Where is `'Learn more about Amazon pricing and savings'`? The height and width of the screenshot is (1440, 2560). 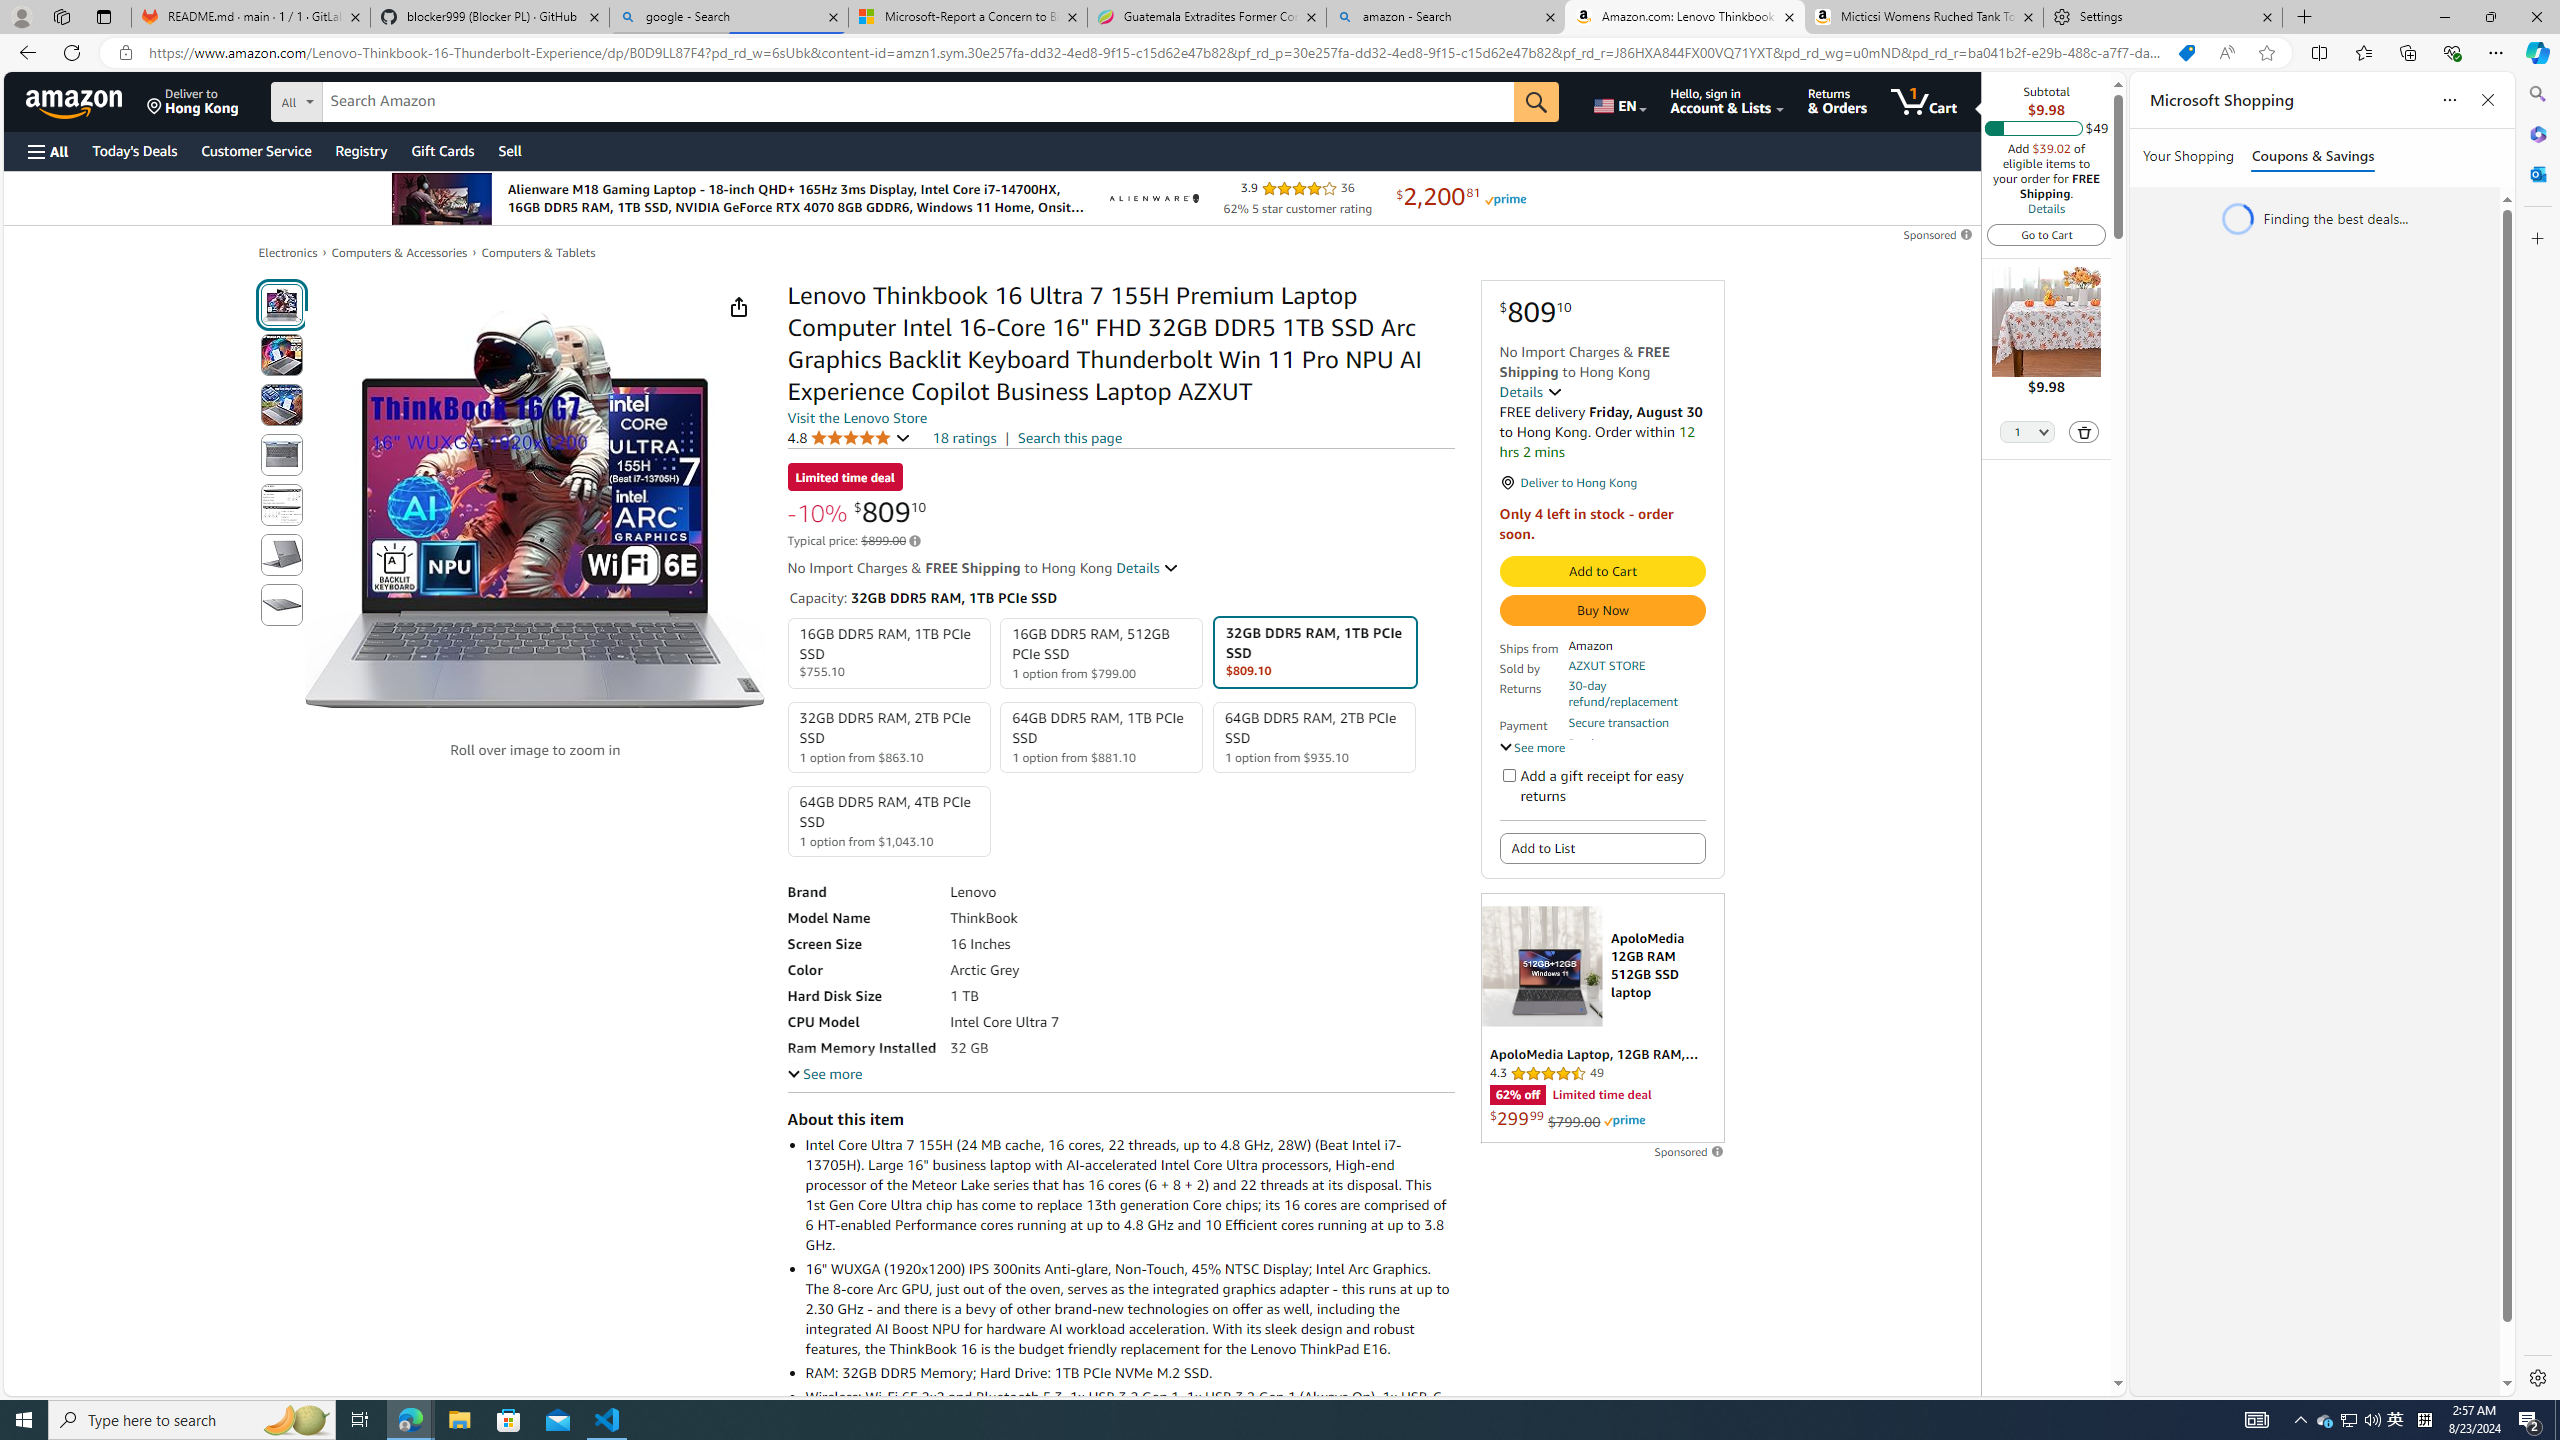 'Learn more about Amazon pricing and savings' is located at coordinates (914, 540).